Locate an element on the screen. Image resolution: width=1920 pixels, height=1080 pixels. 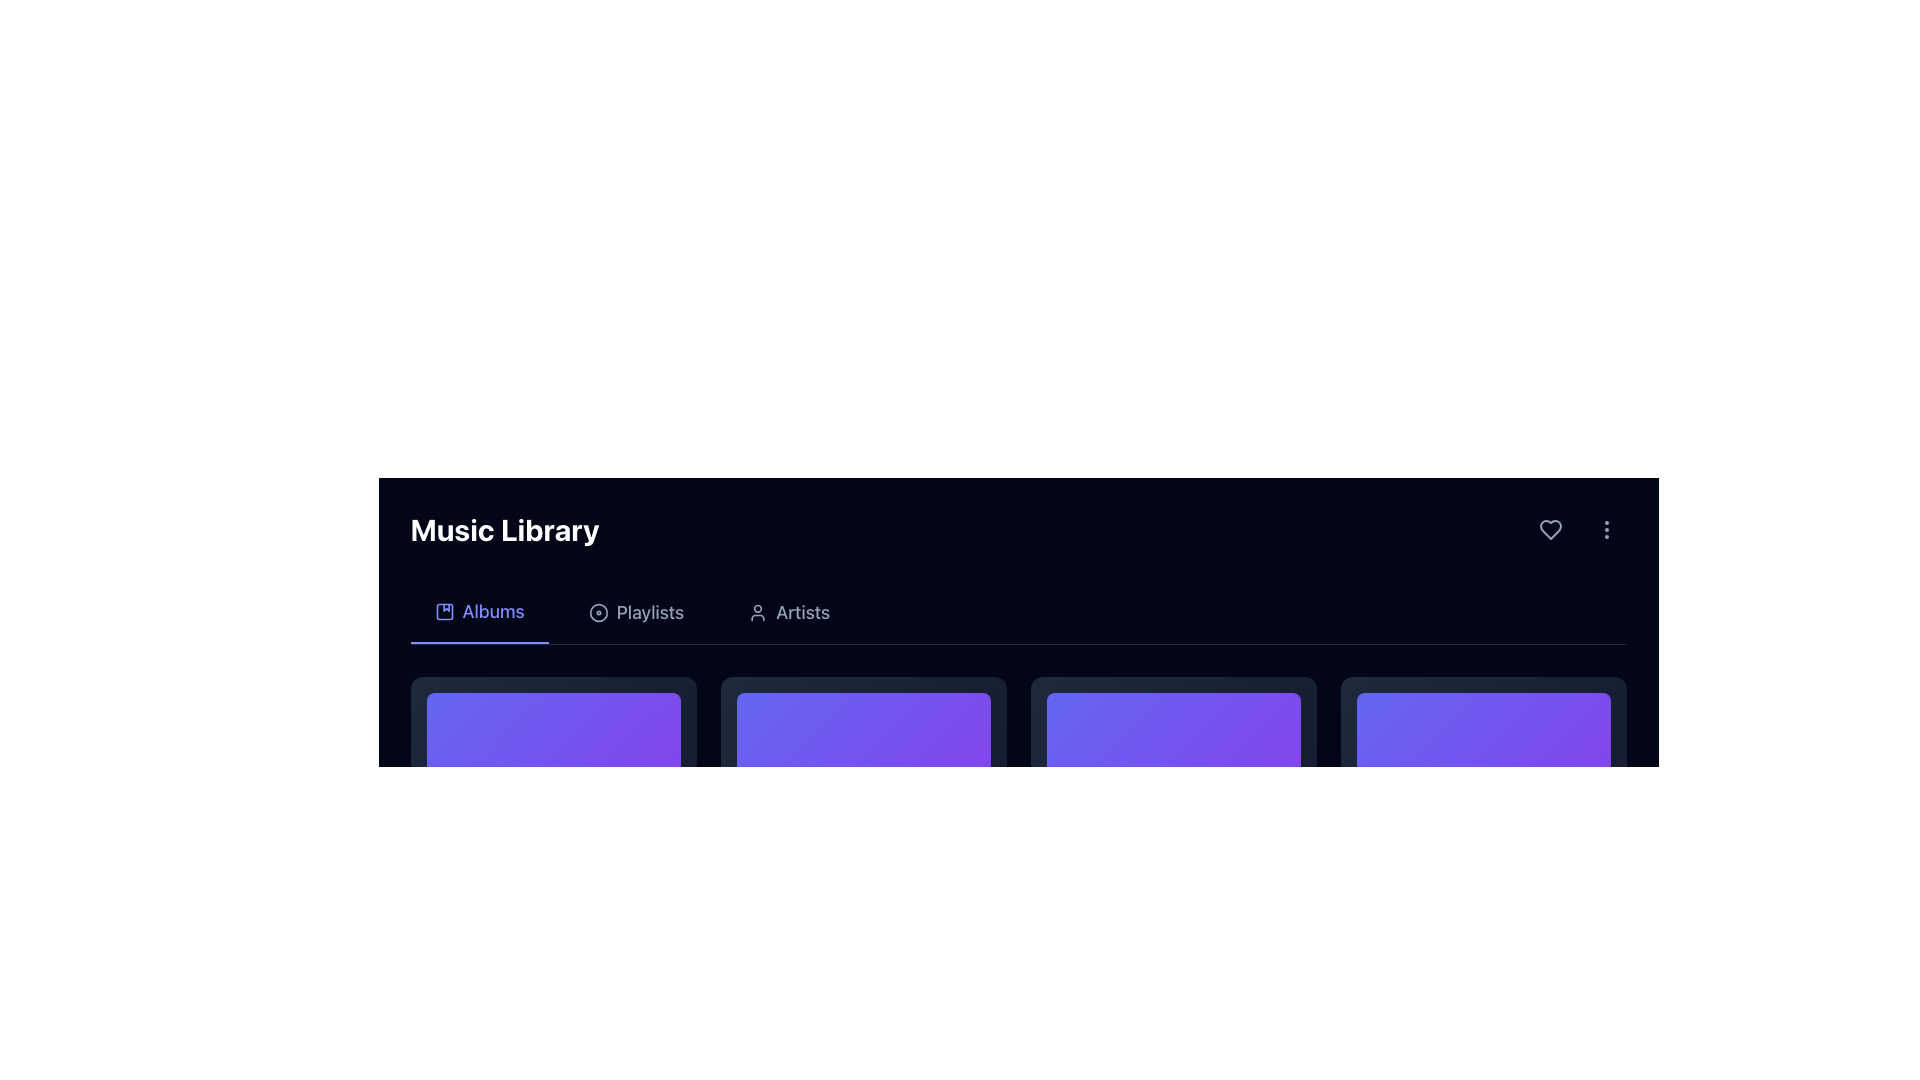
the vertical ellipsis icon consisting of three evenly spaced dark gray dots located in the top-right corner of the application is located at coordinates (1606, 528).